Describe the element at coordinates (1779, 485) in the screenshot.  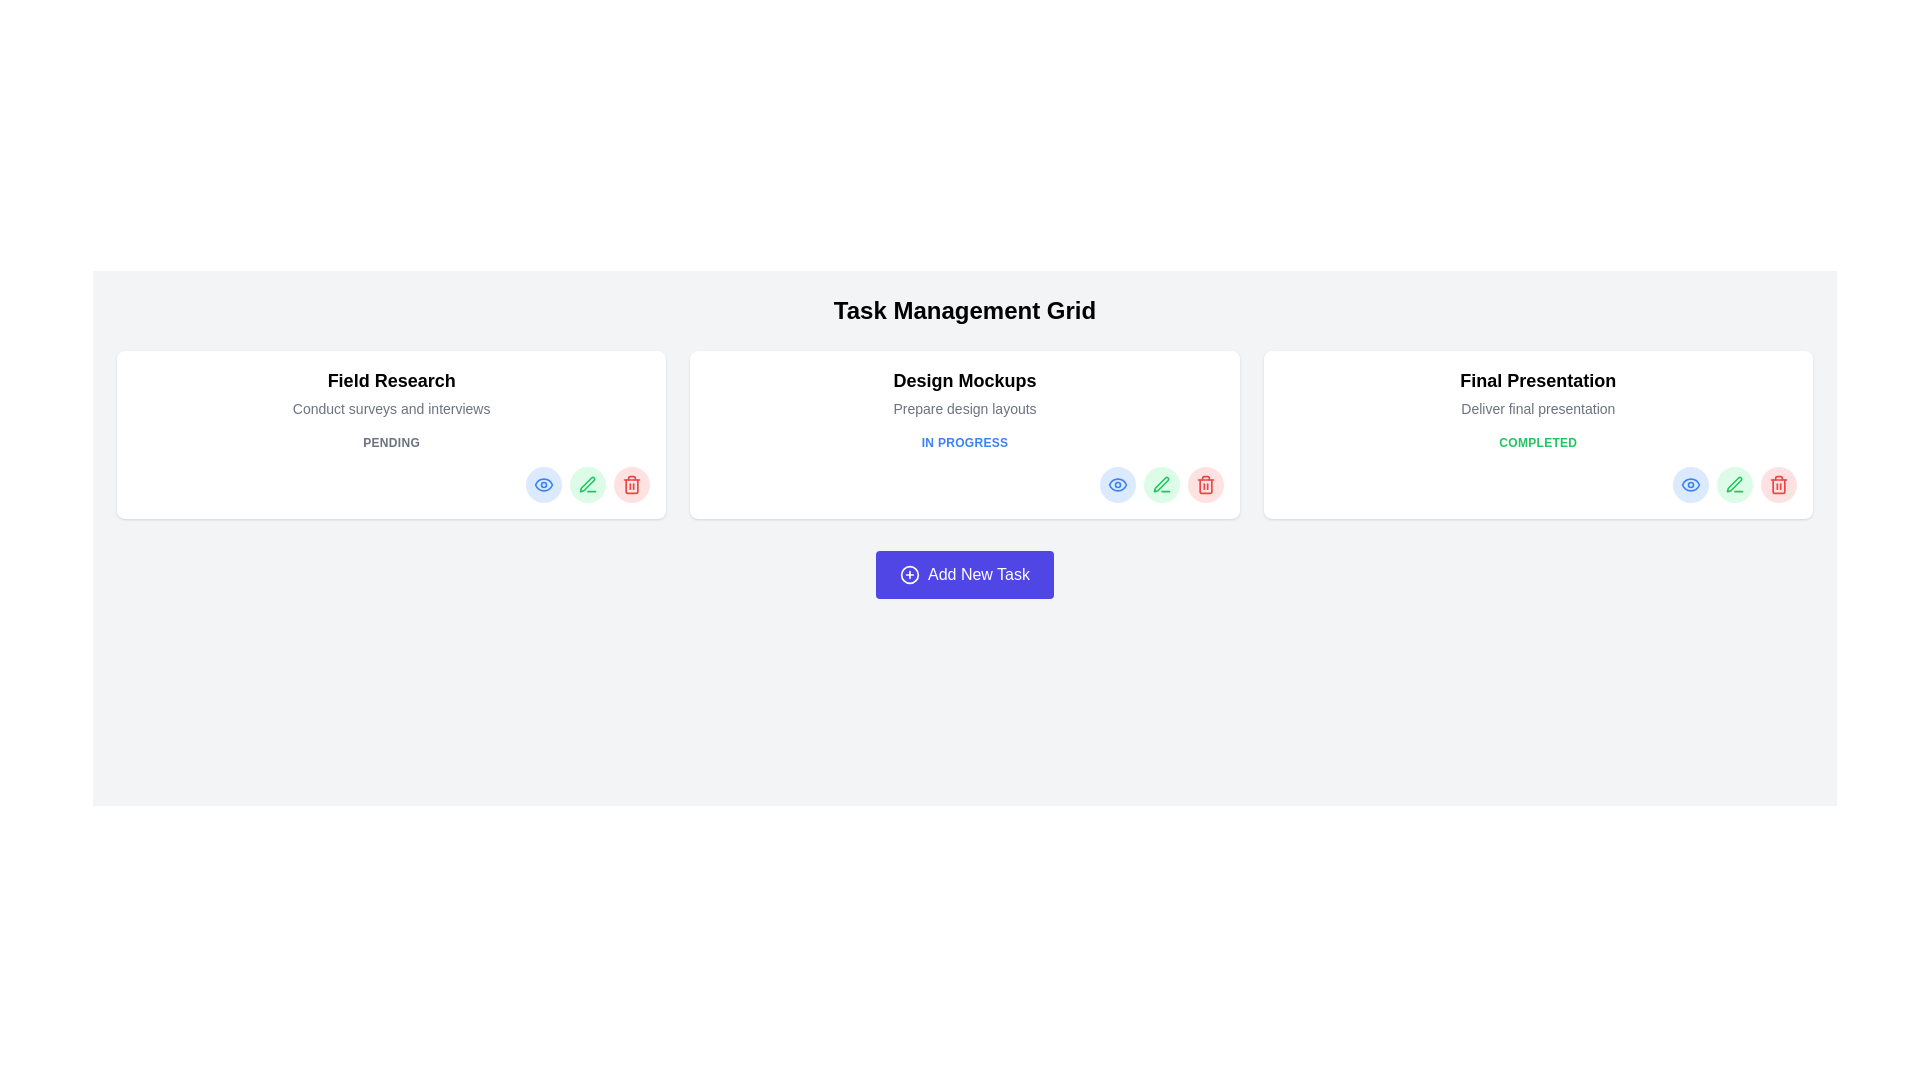
I see `the delete icon button located at the bottom-right corner of the 'Final Presentation' card` at that location.